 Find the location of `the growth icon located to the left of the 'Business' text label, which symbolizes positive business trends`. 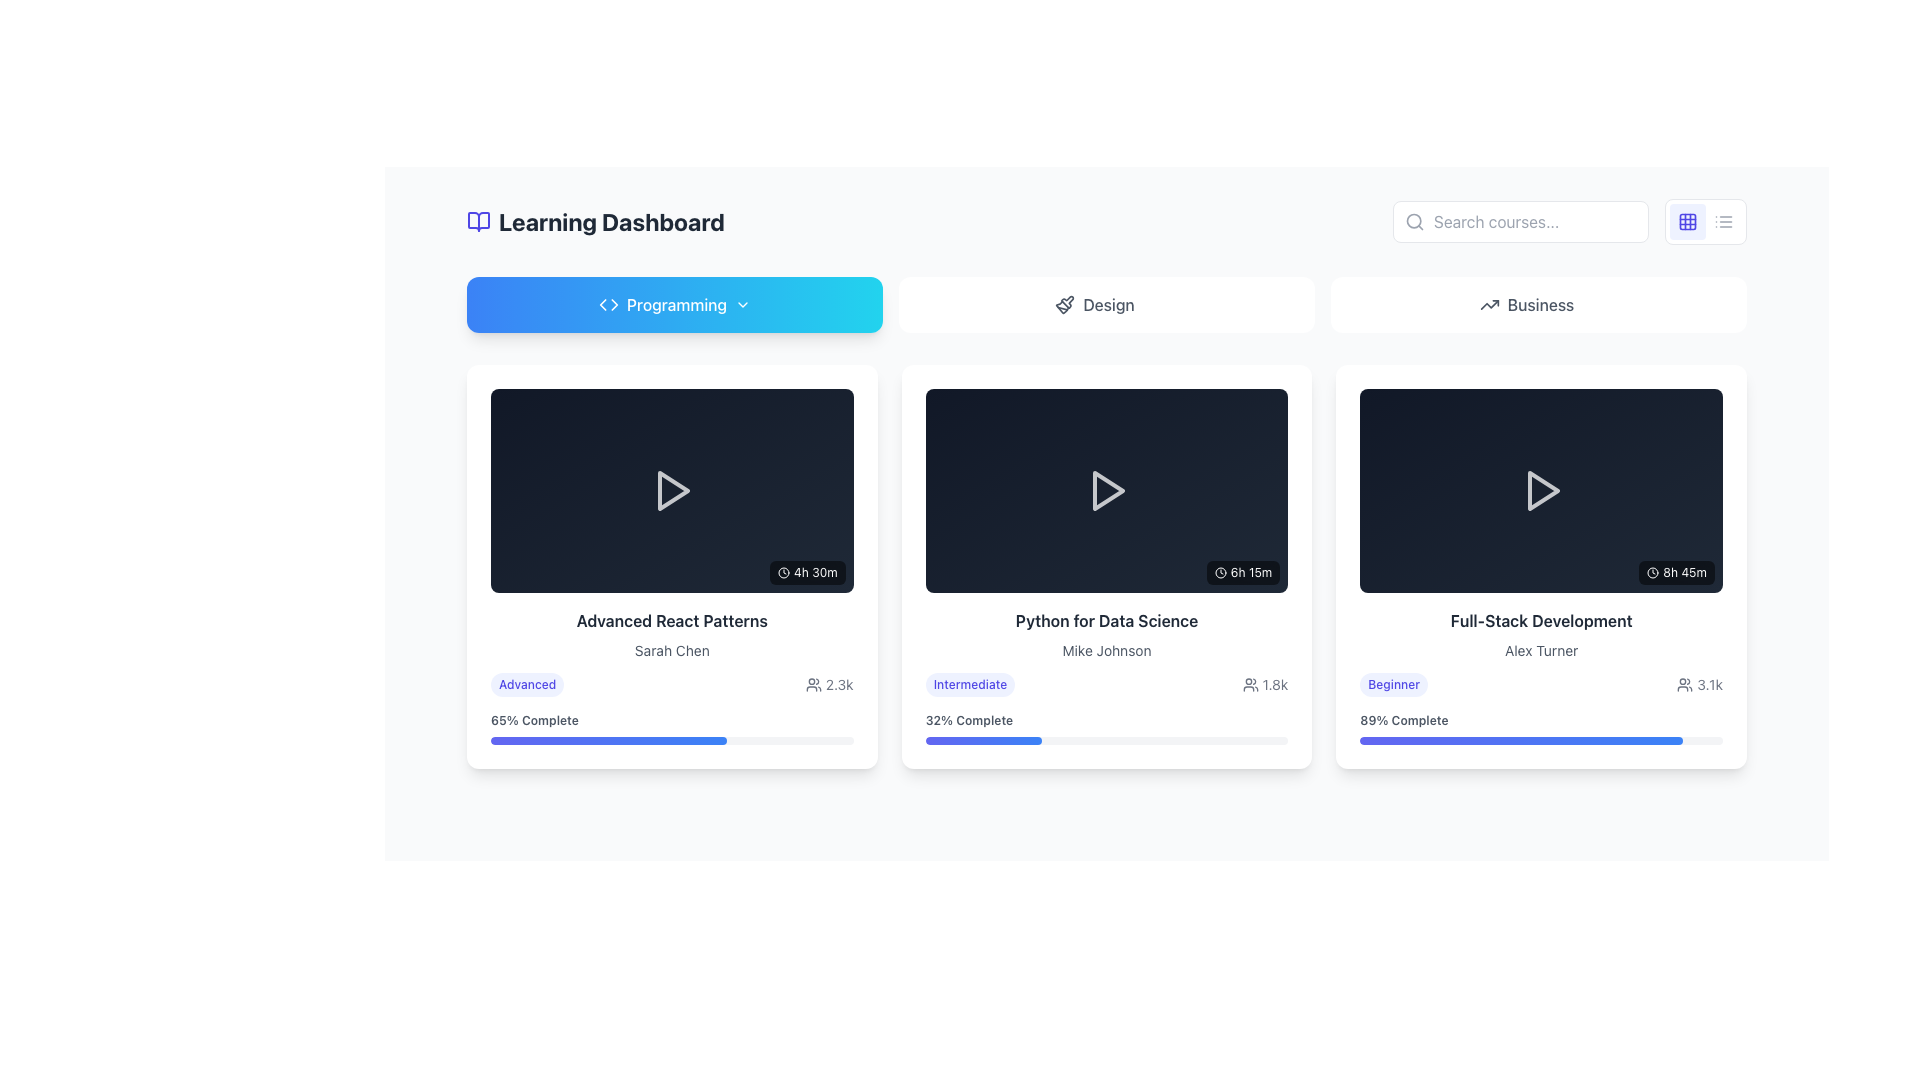

the growth icon located to the left of the 'Business' text label, which symbolizes positive business trends is located at coordinates (1489, 304).